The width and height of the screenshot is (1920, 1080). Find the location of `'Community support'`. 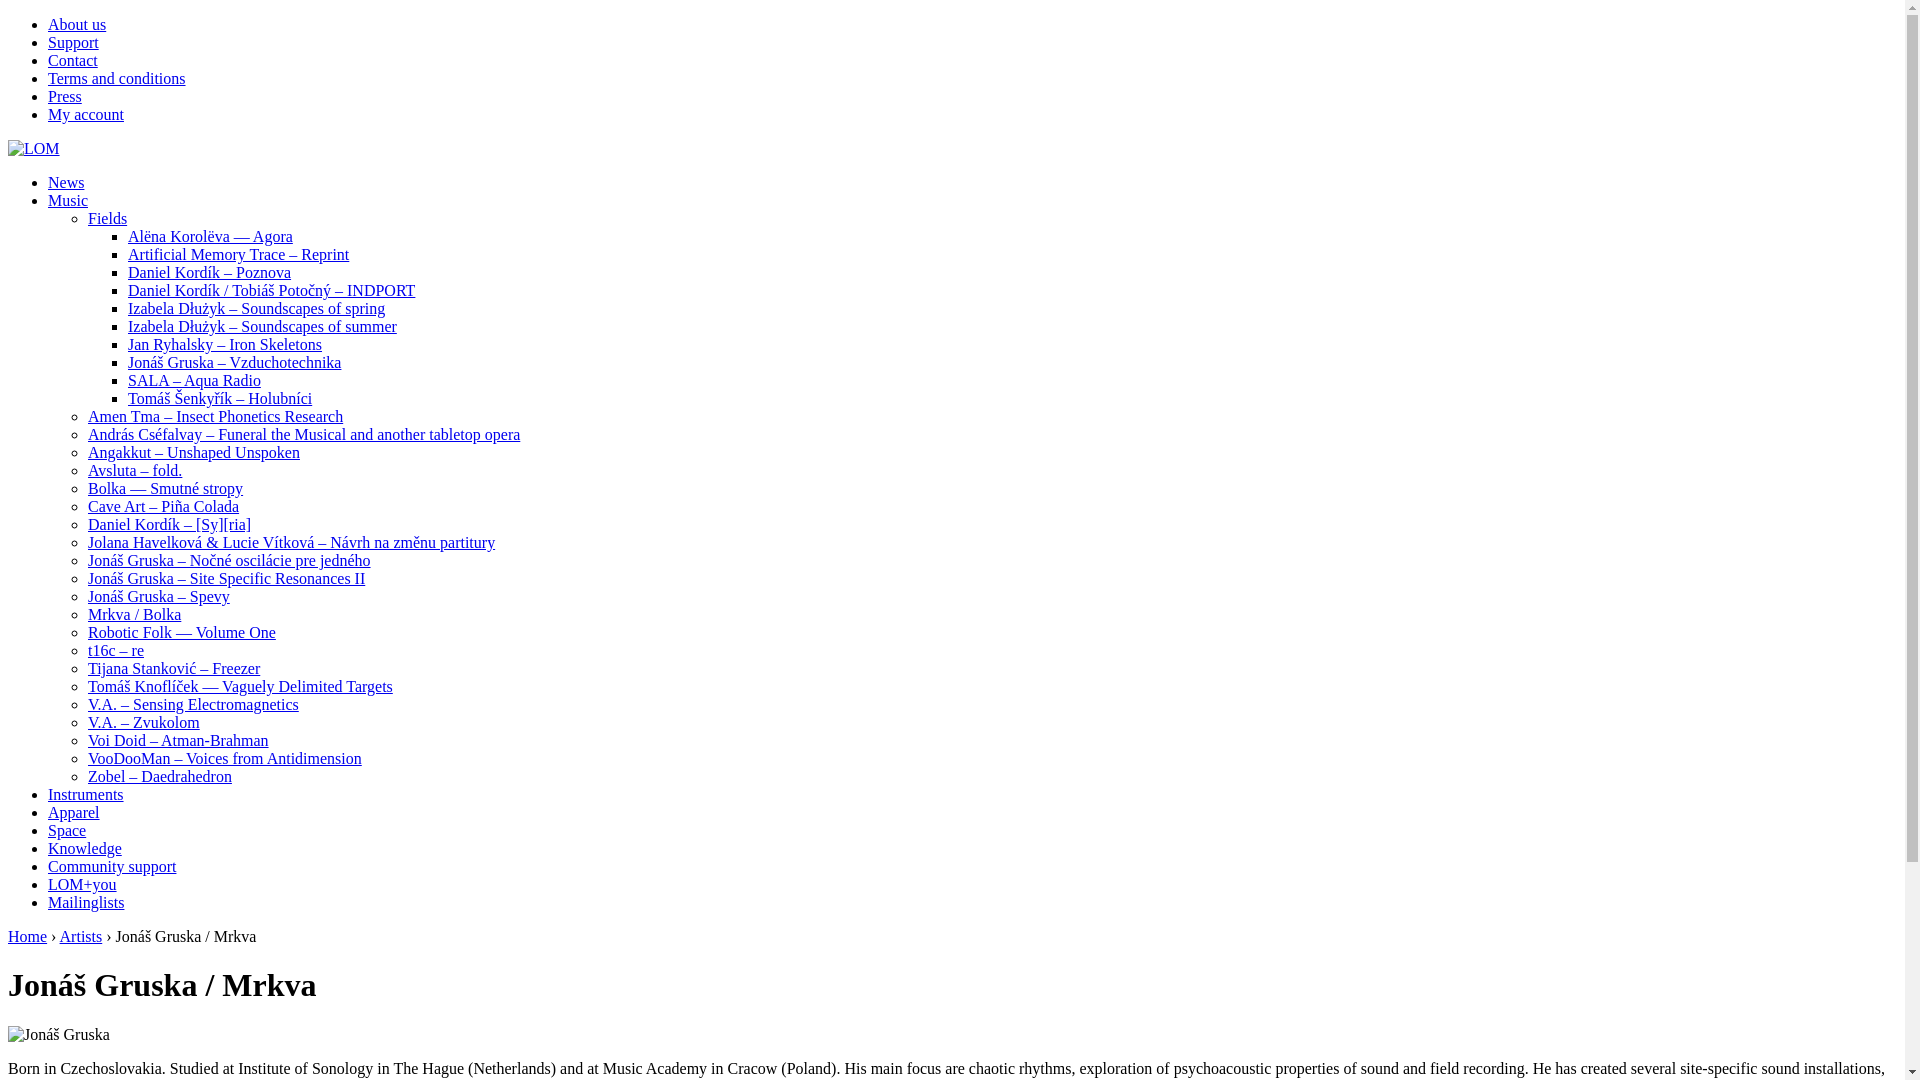

'Community support' is located at coordinates (48, 865).